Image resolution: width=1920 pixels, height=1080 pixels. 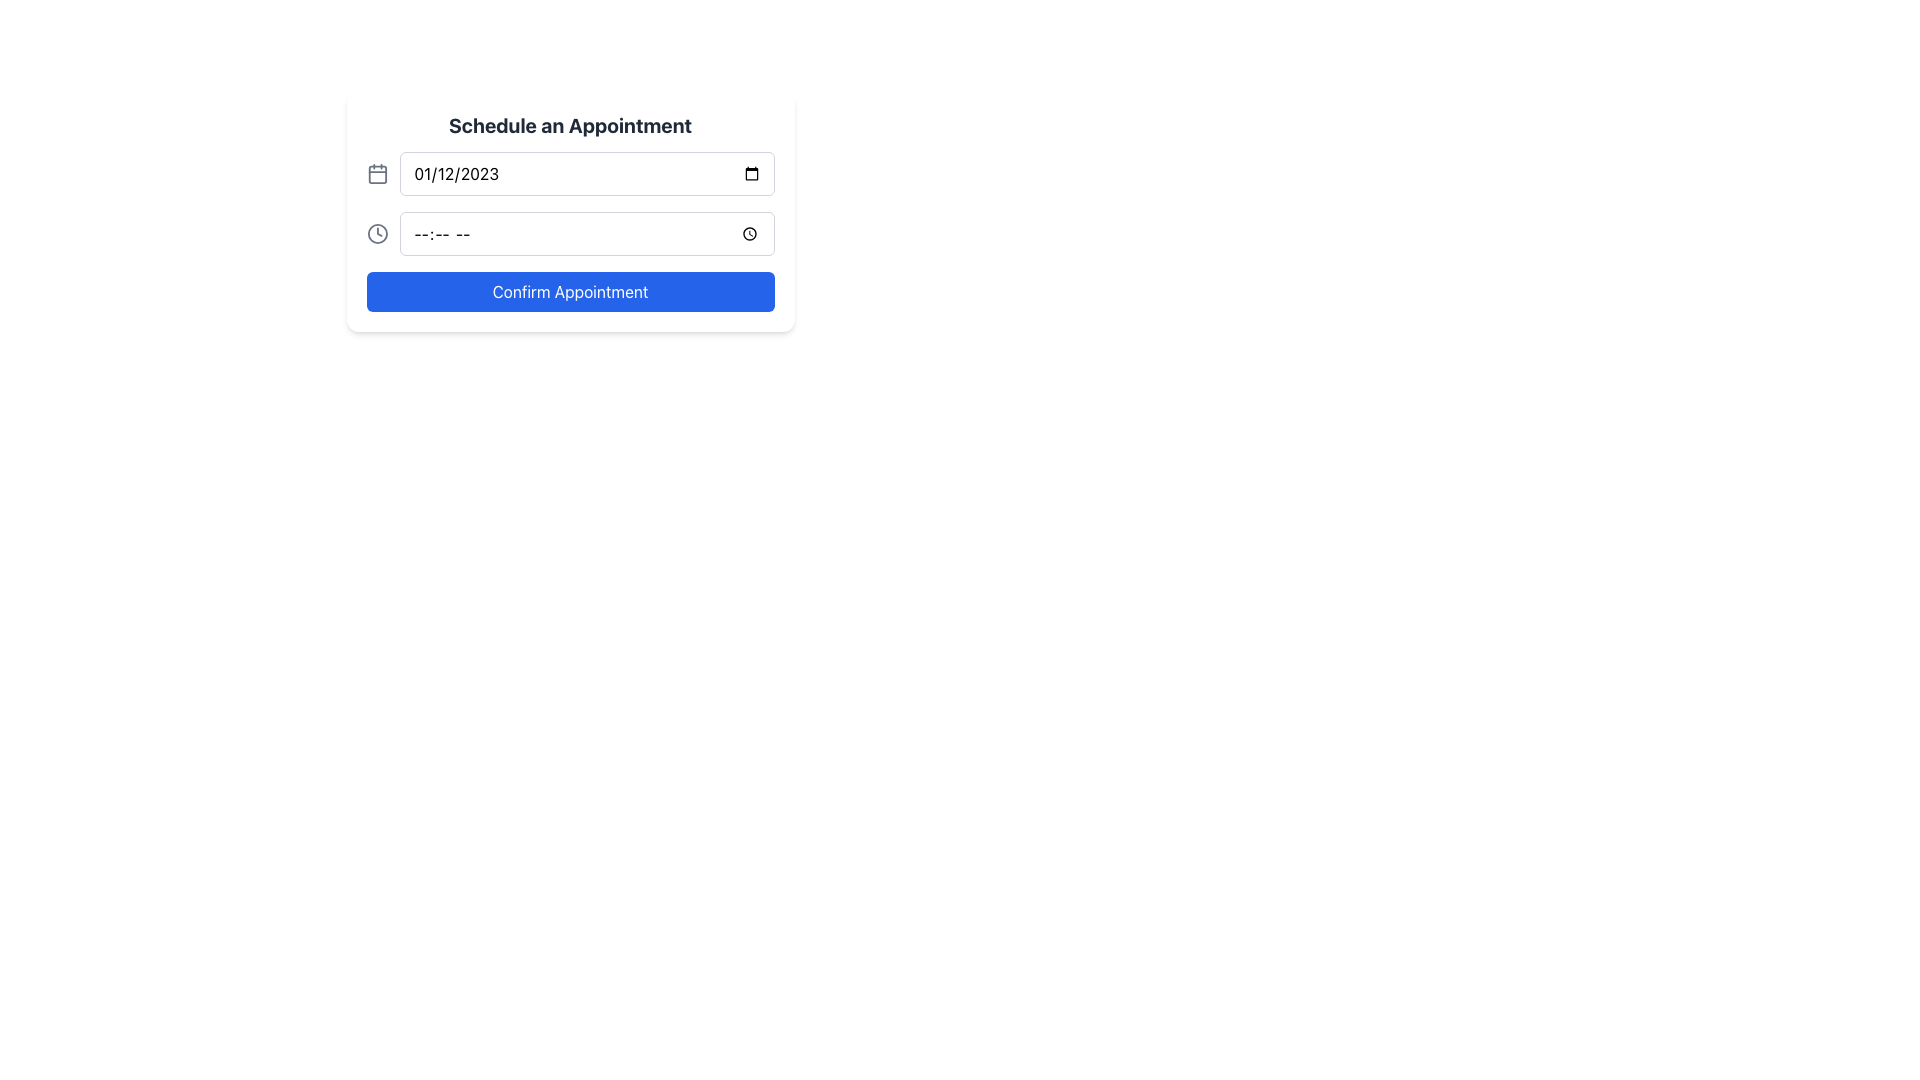 I want to click on the clock icon, which is a circular shape with clock arms located in the top left corner of the time selection section, to the left of the time input field, so click(x=377, y=233).